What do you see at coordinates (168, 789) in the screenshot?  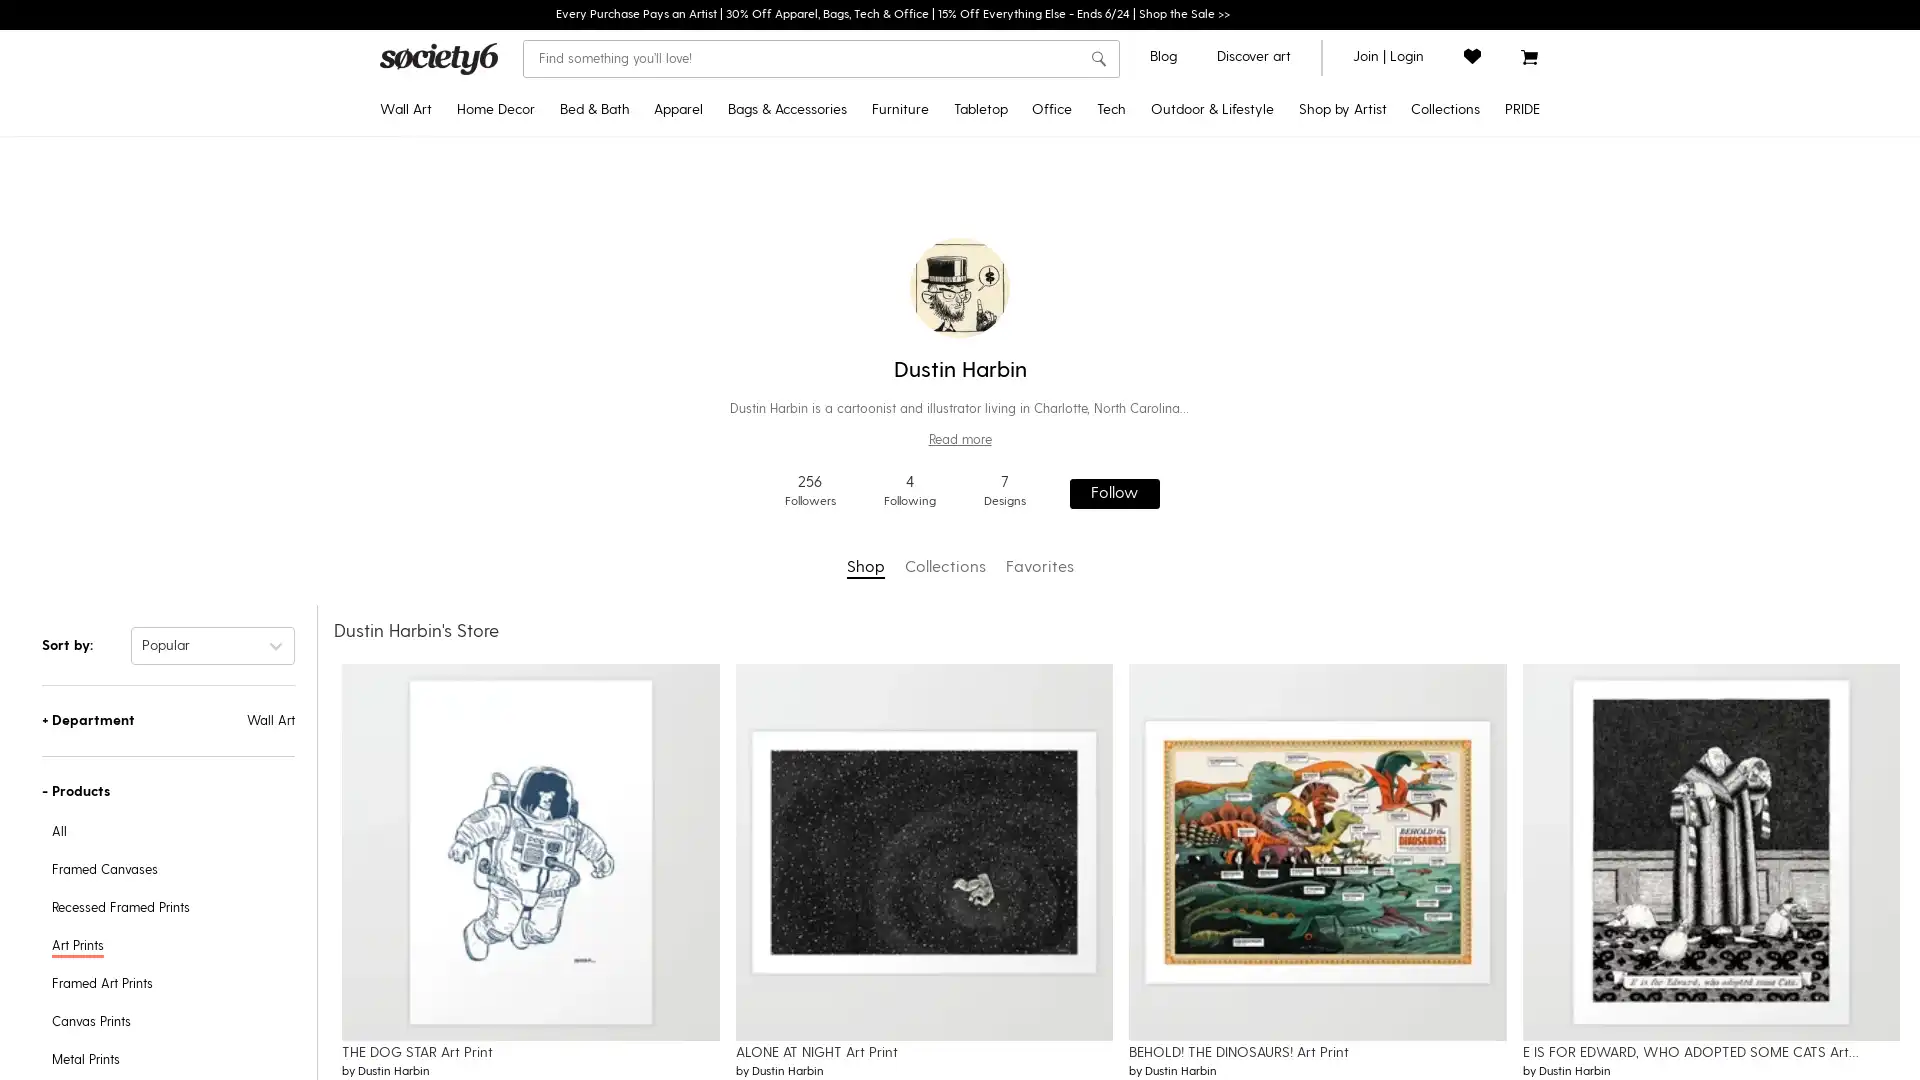 I see `-Products` at bounding box center [168, 789].